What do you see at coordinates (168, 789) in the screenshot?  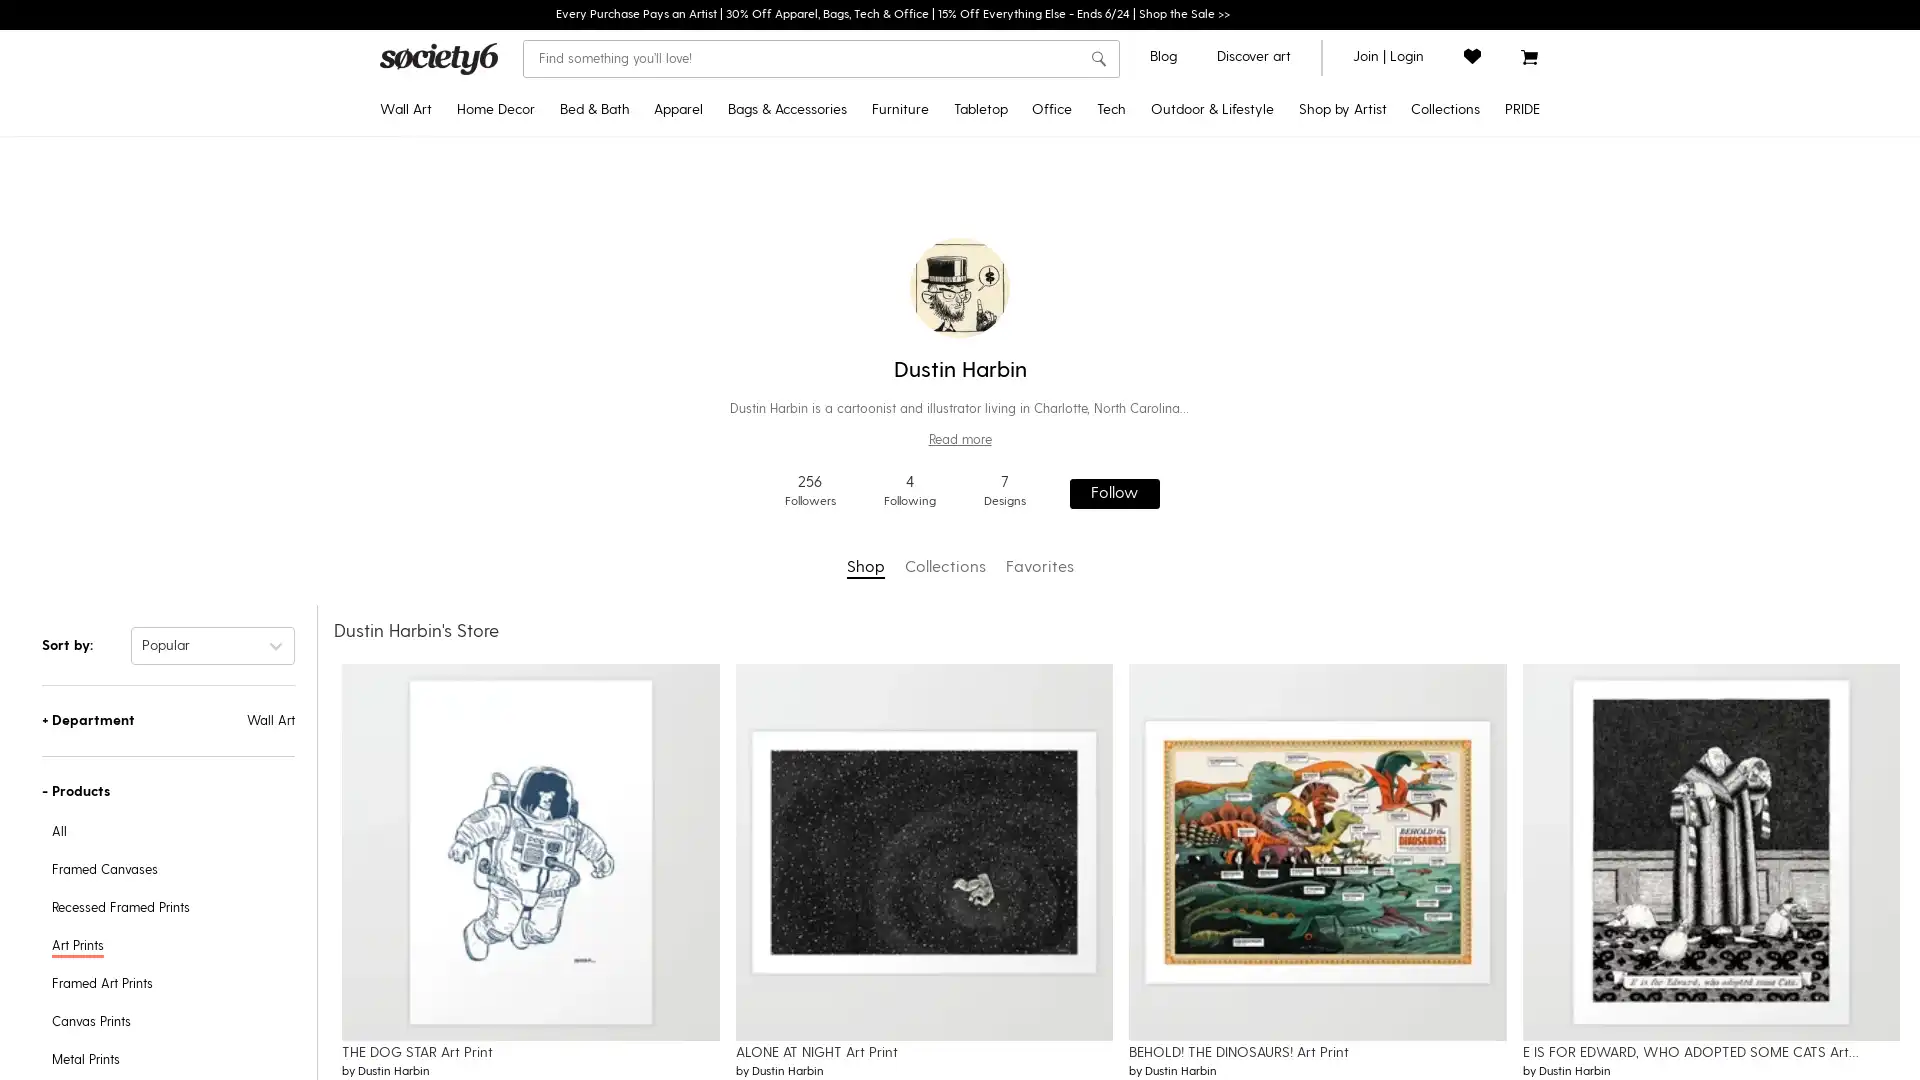 I see `-Products` at bounding box center [168, 789].